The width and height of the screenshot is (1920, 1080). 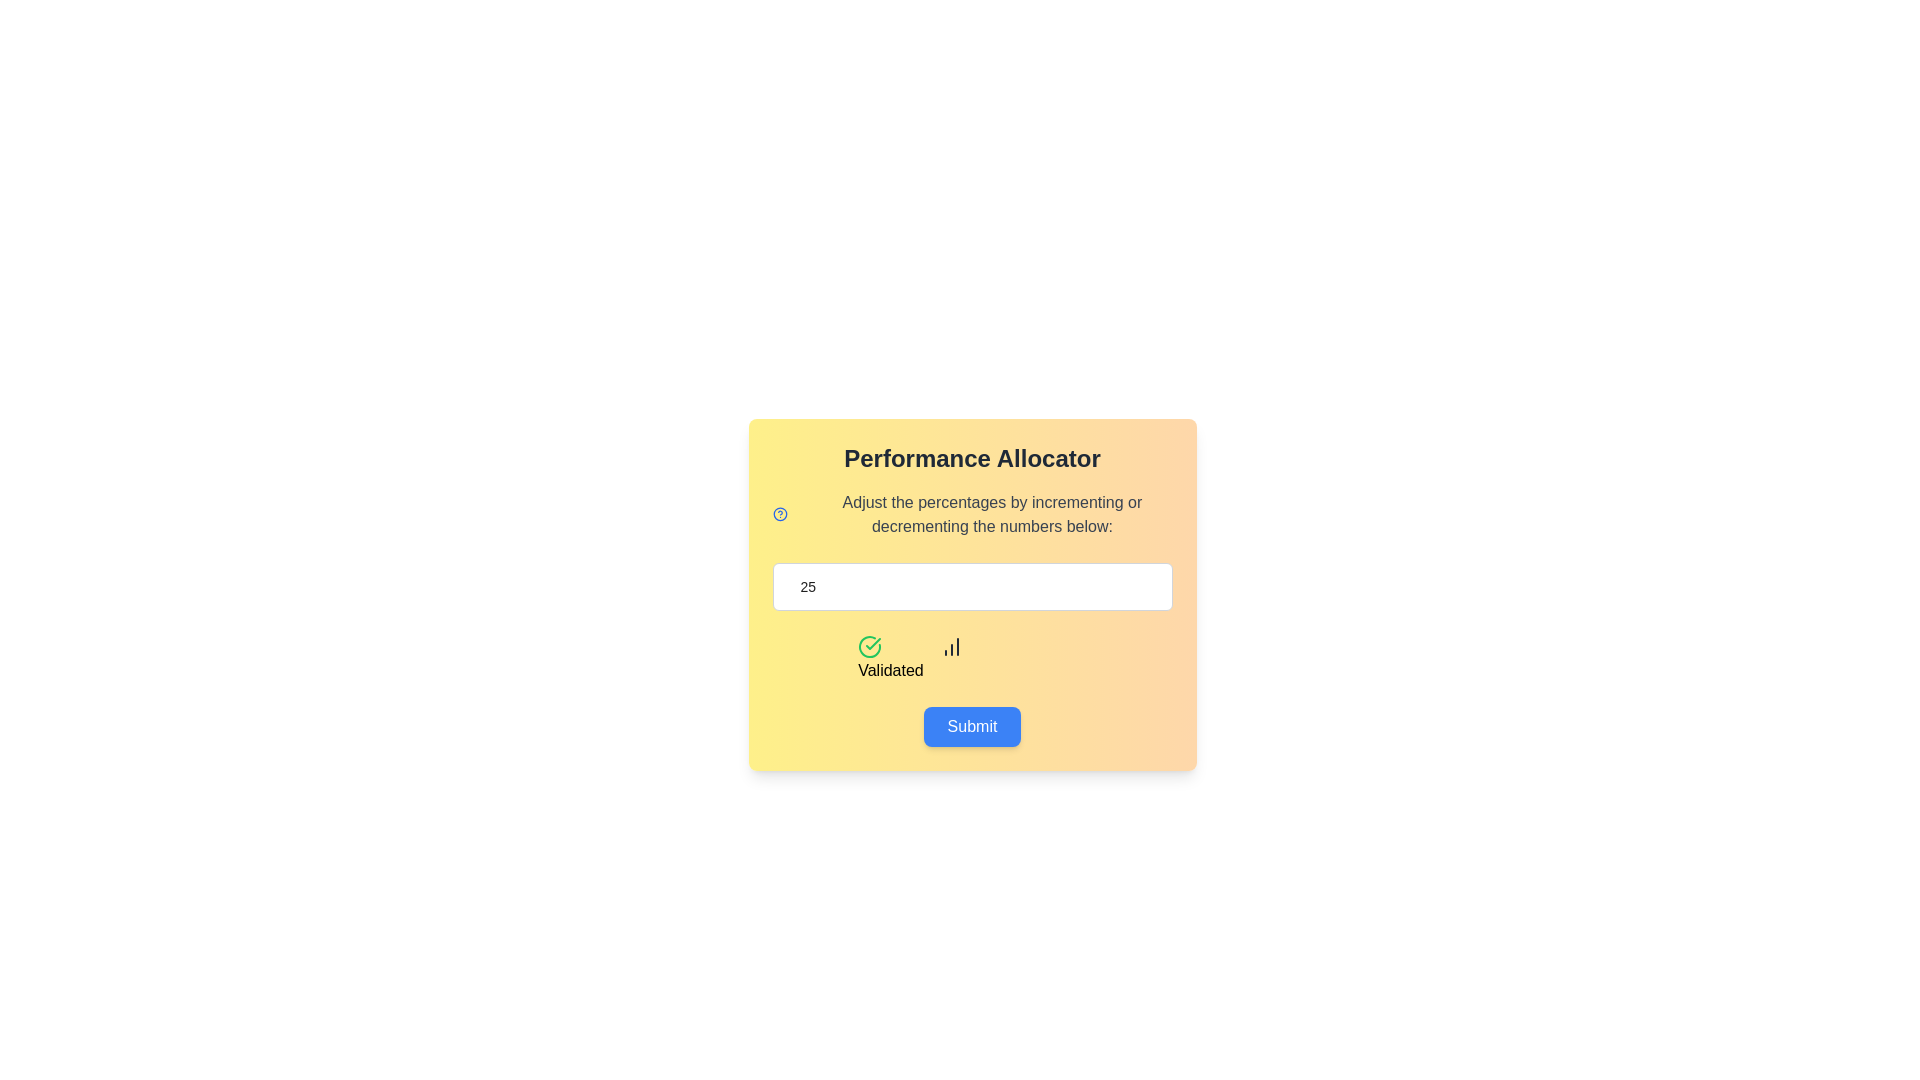 I want to click on the circular green icon with a checkmark that indicates validation, located in the yellow section of the interface, to the left of the 'Validated' label text, so click(x=870, y=647).